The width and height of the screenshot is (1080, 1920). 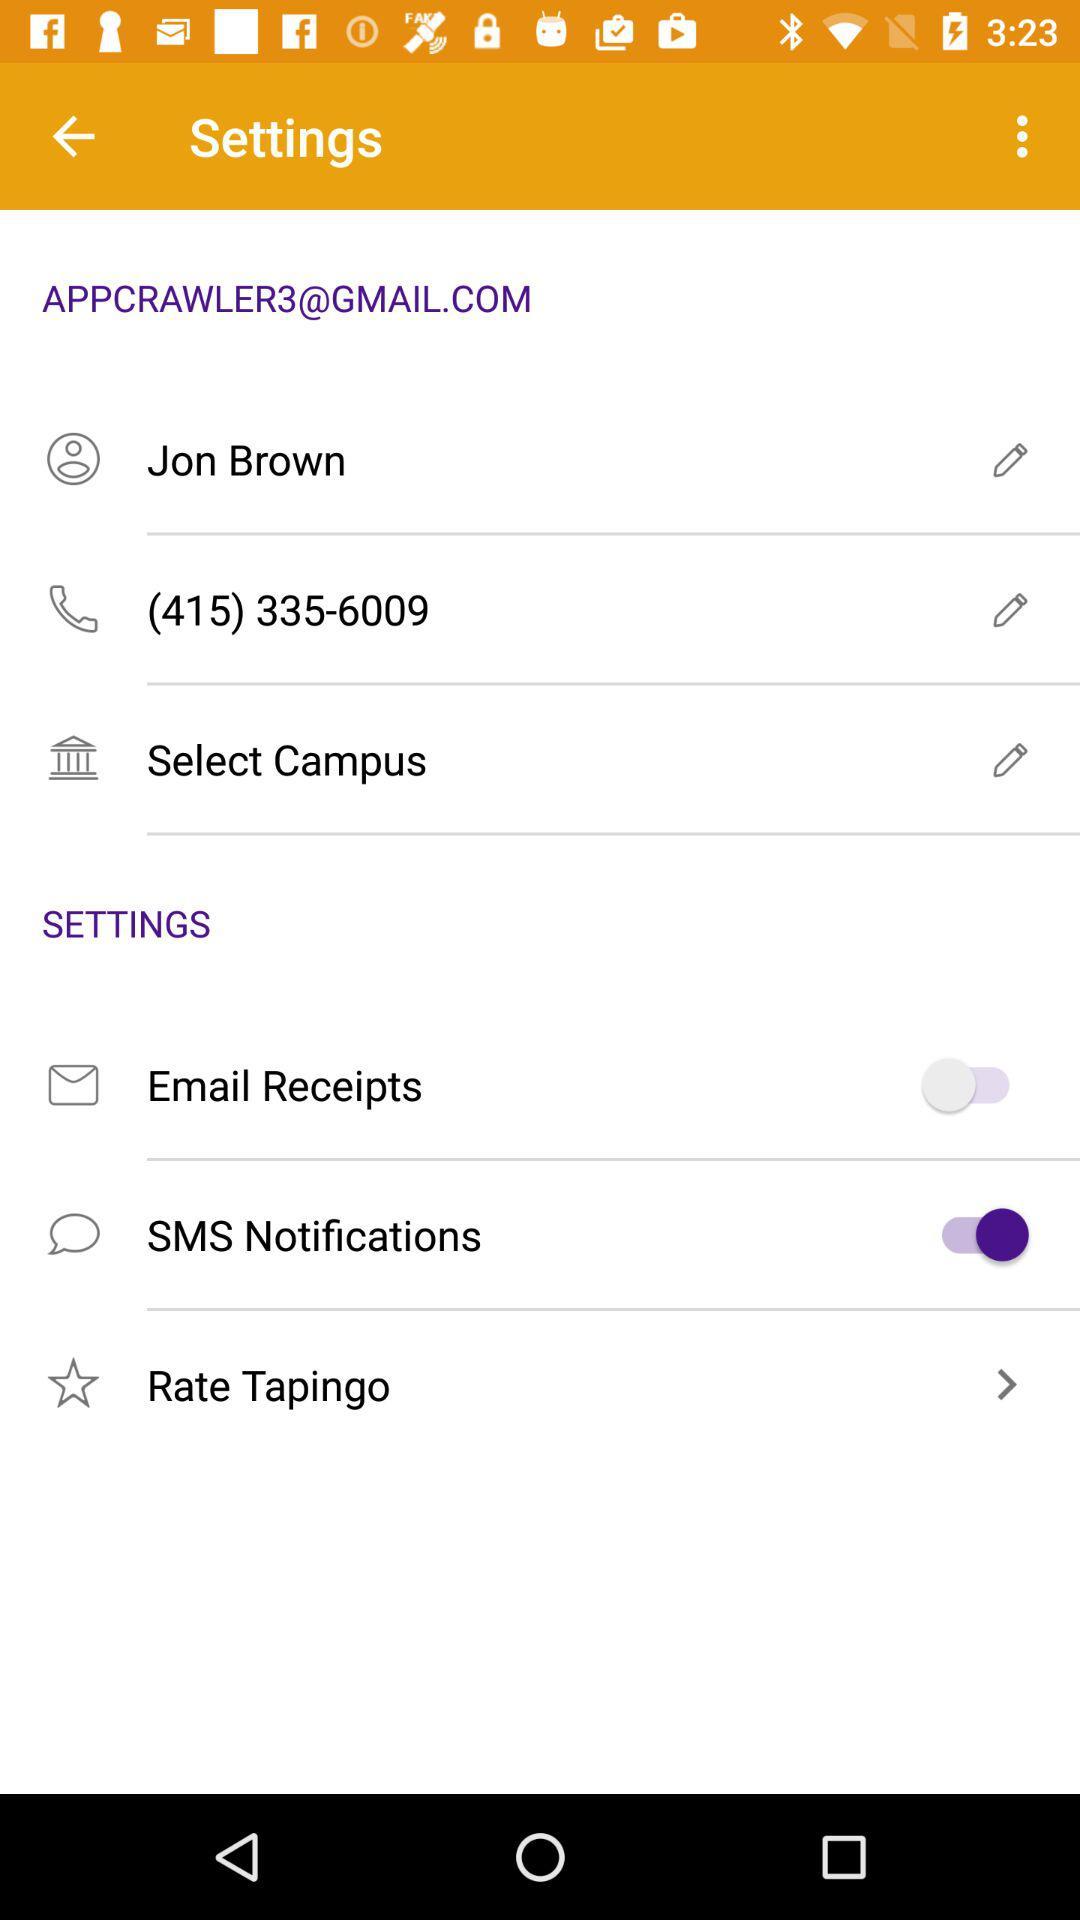 What do you see at coordinates (540, 458) in the screenshot?
I see `the item below appcrawler3@gmail.com` at bounding box center [540, 458].